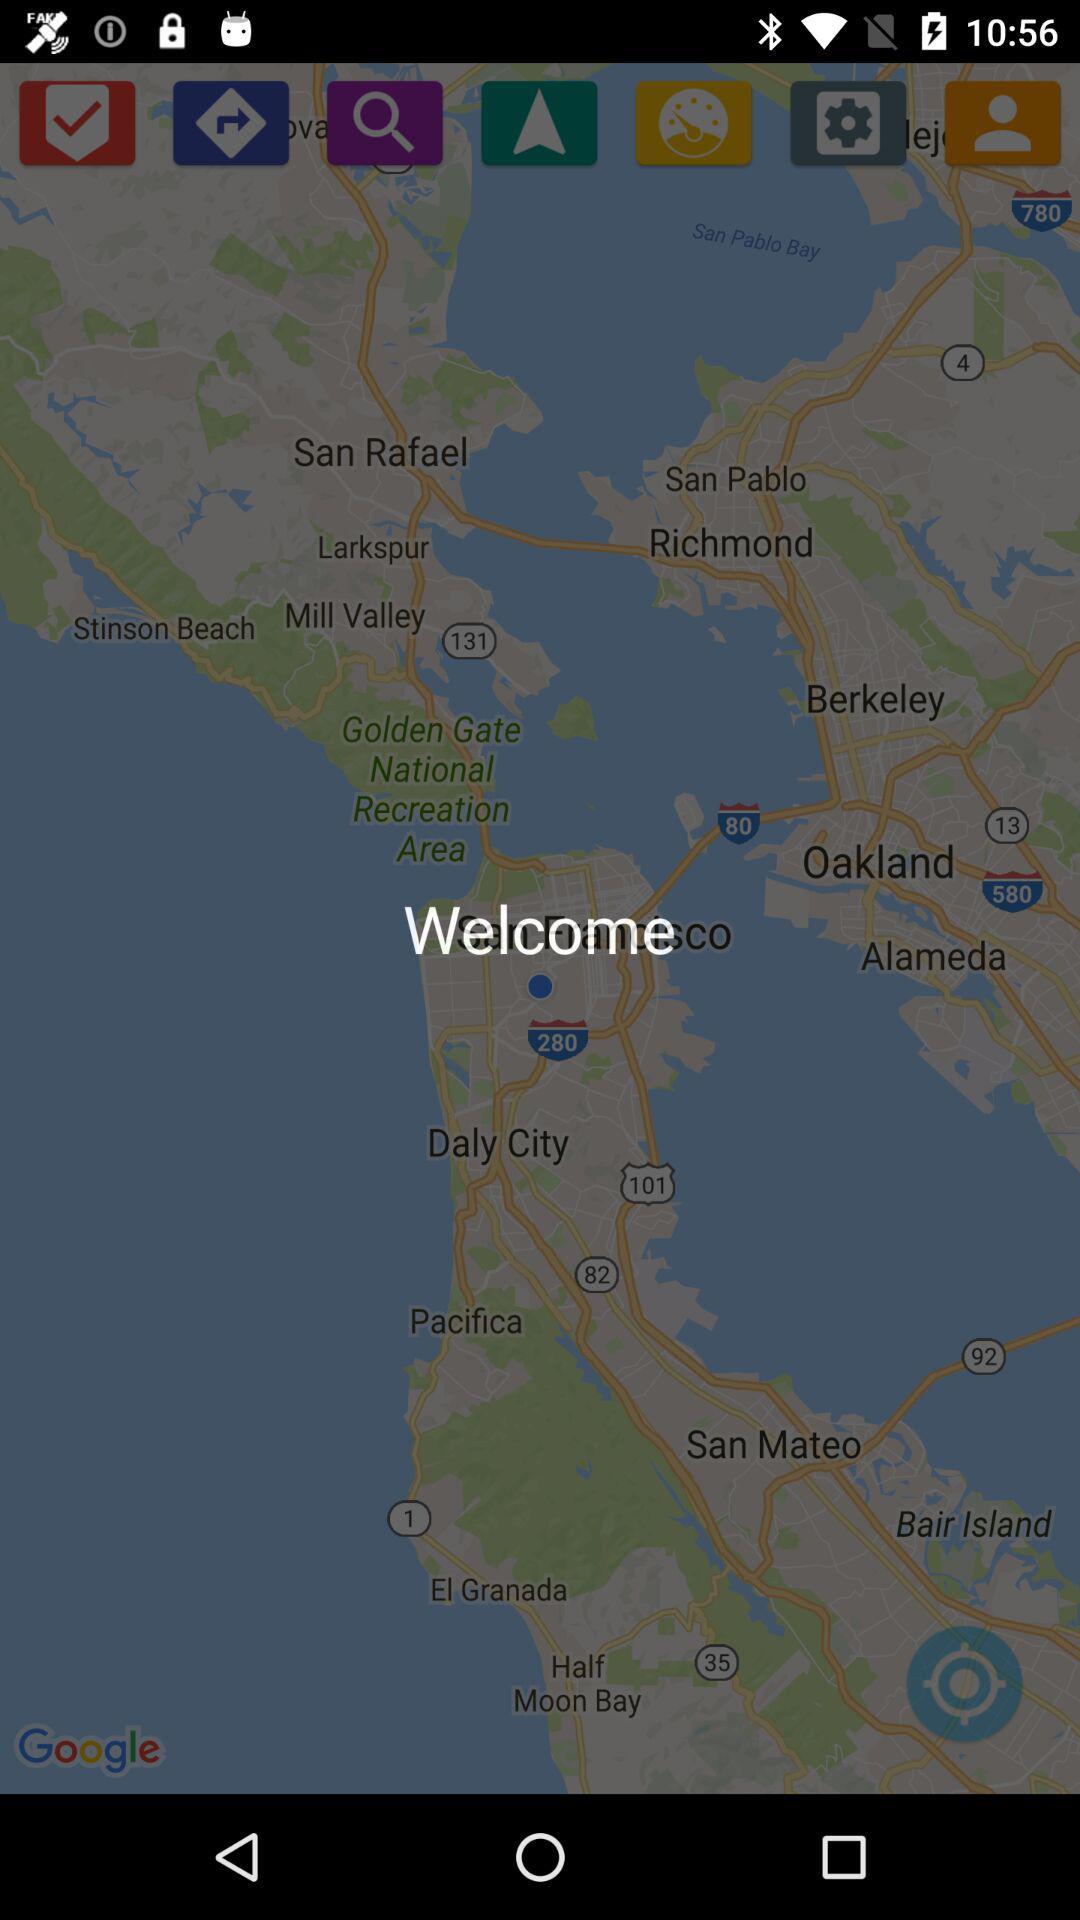 This screenshot has width=1080, height=1920. What do you see at coordinates (229, 121) in the screenshot?
I see `the redo icon` at bounding box center [229, 121].